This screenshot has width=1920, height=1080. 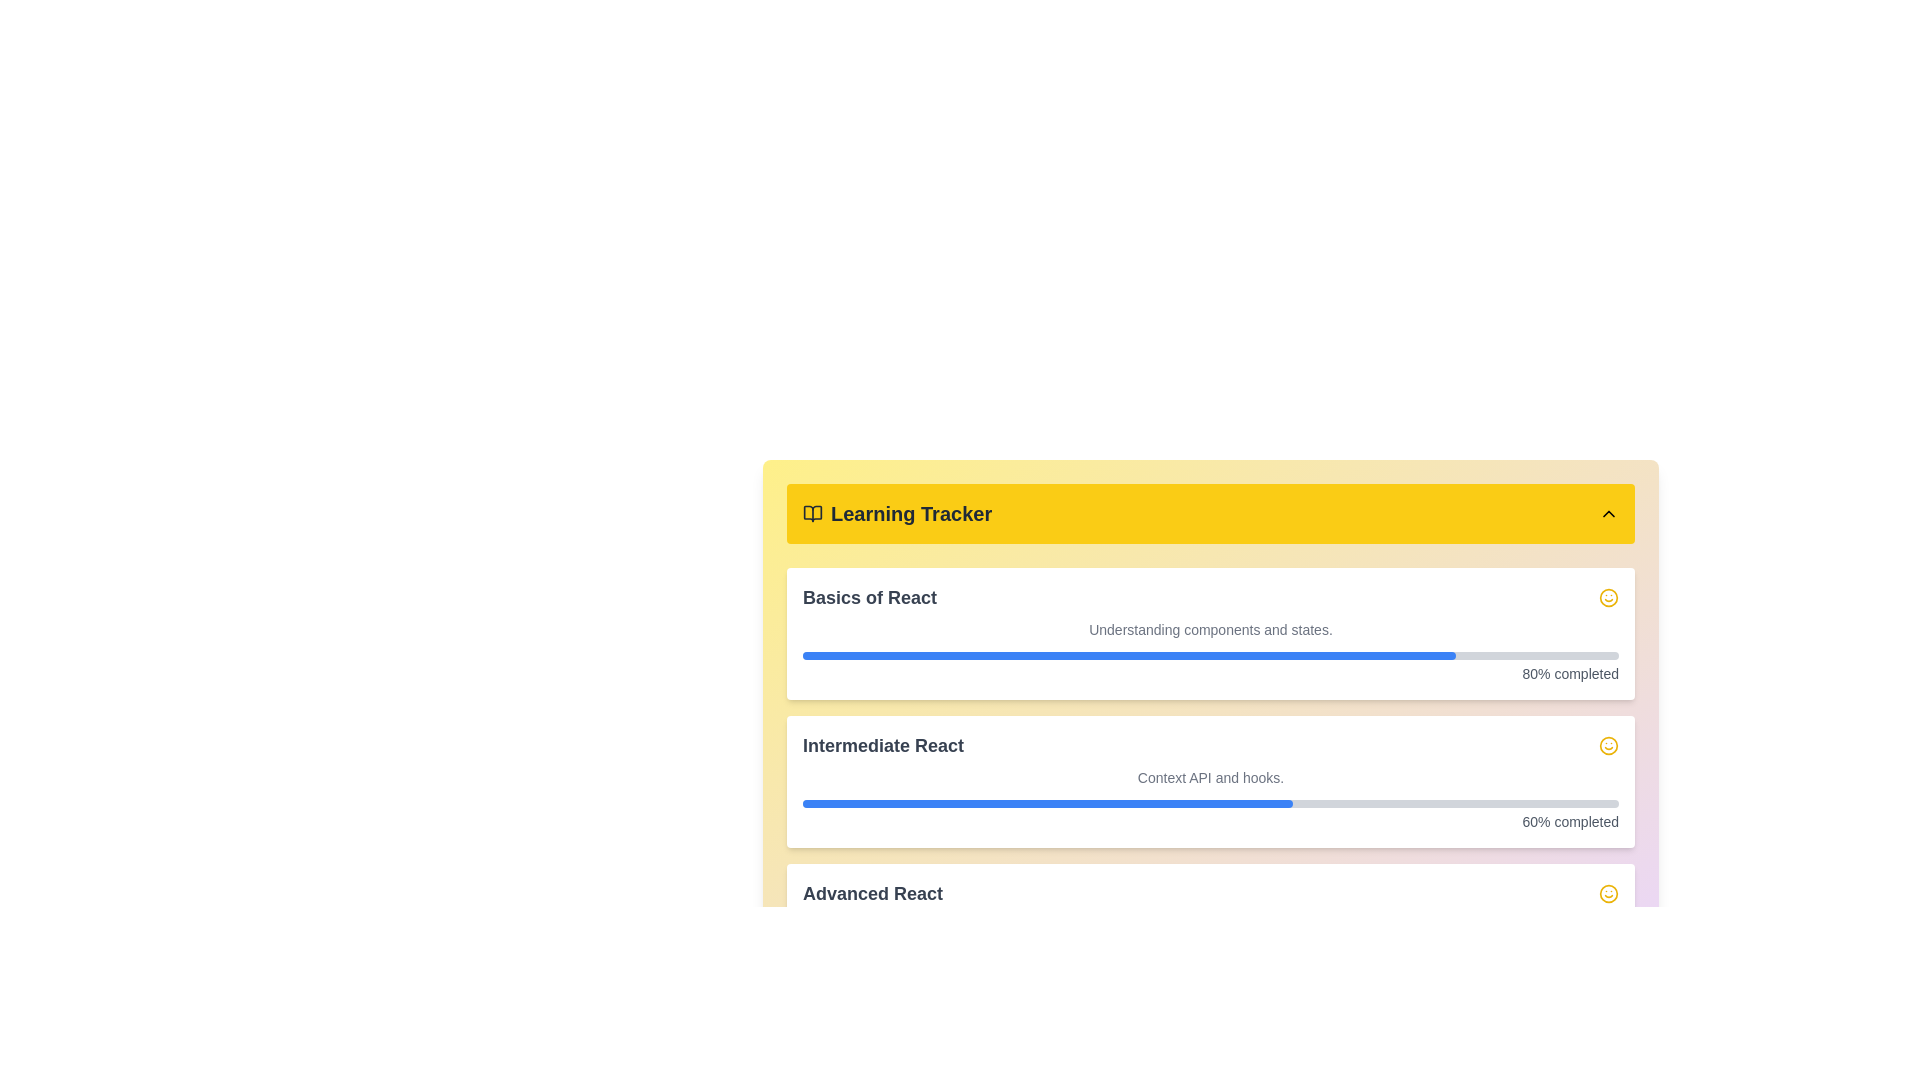 I want to click on the textual element displaying 'Understanding components and states.' styled in small gray font, located below the heading 'Basics of React', so click(x=1209, y=628).